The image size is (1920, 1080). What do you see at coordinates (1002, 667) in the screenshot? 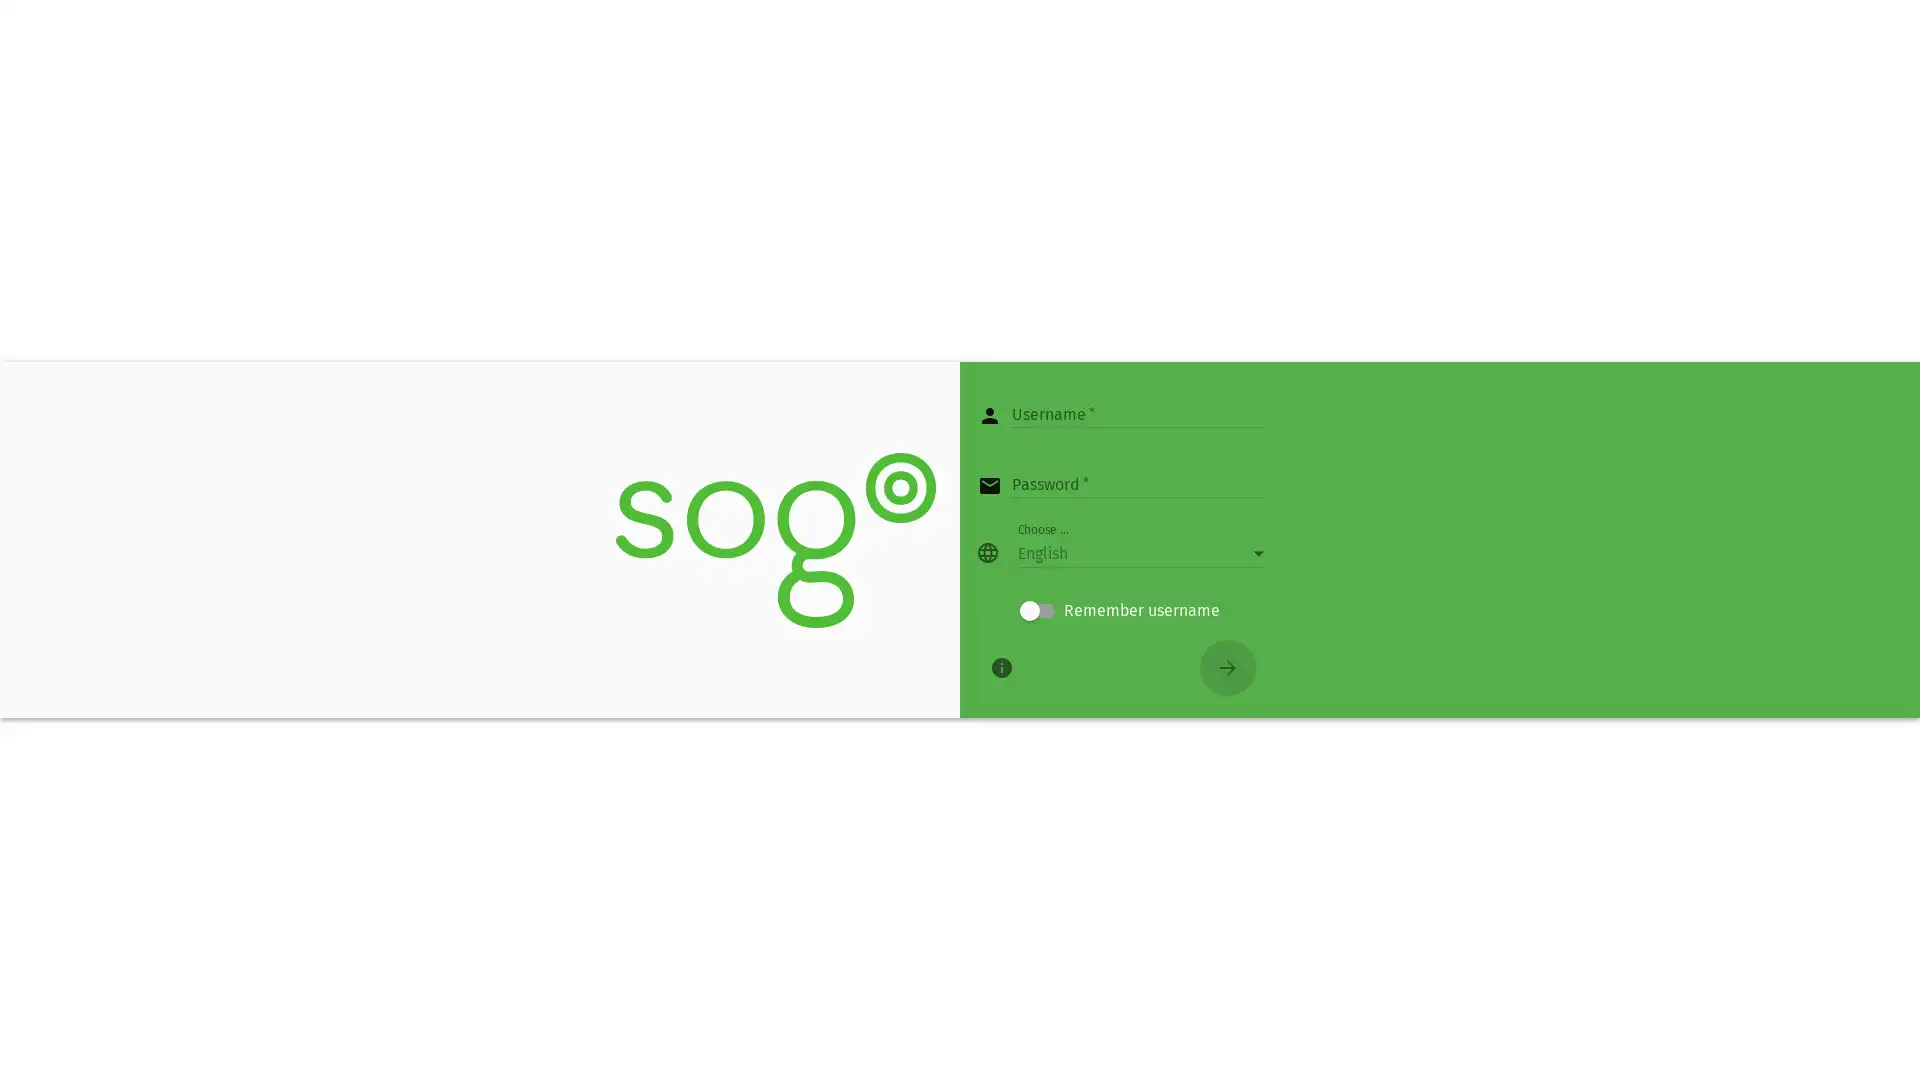
I see `About` at bounding box center [1002, 667].